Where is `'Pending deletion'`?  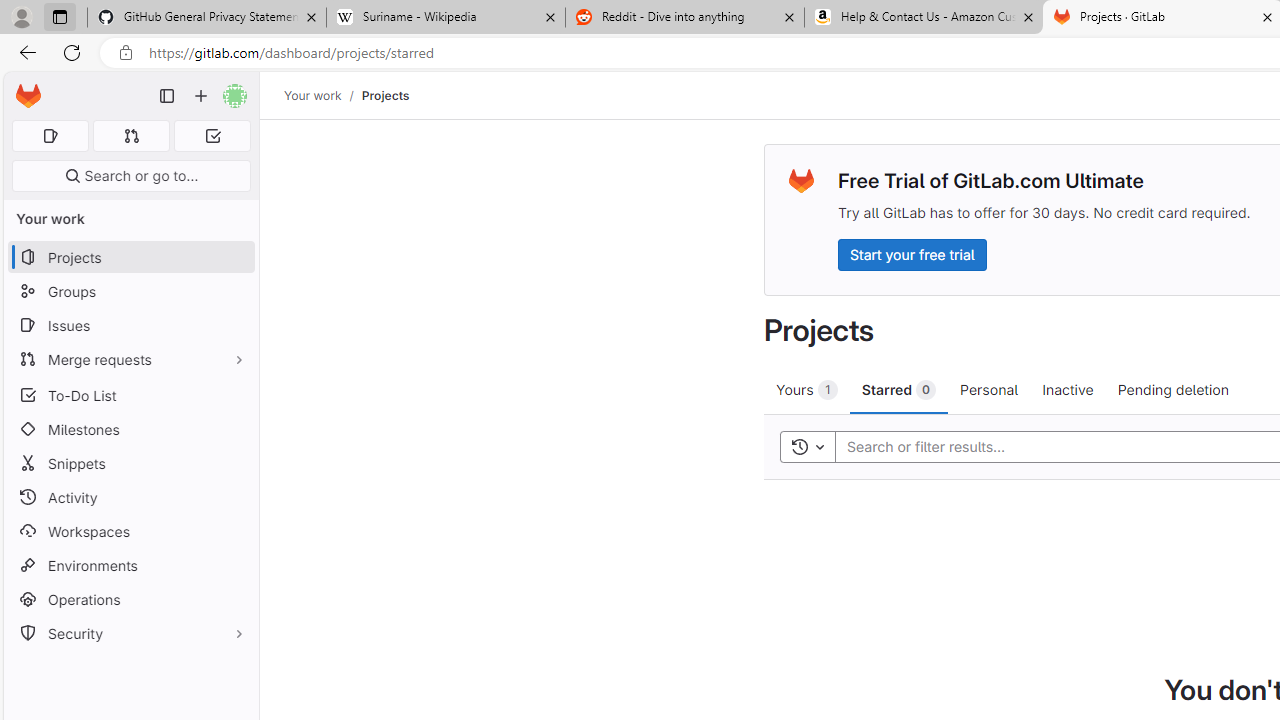
'Pending deletion' is located at coordinates (1173, 389).